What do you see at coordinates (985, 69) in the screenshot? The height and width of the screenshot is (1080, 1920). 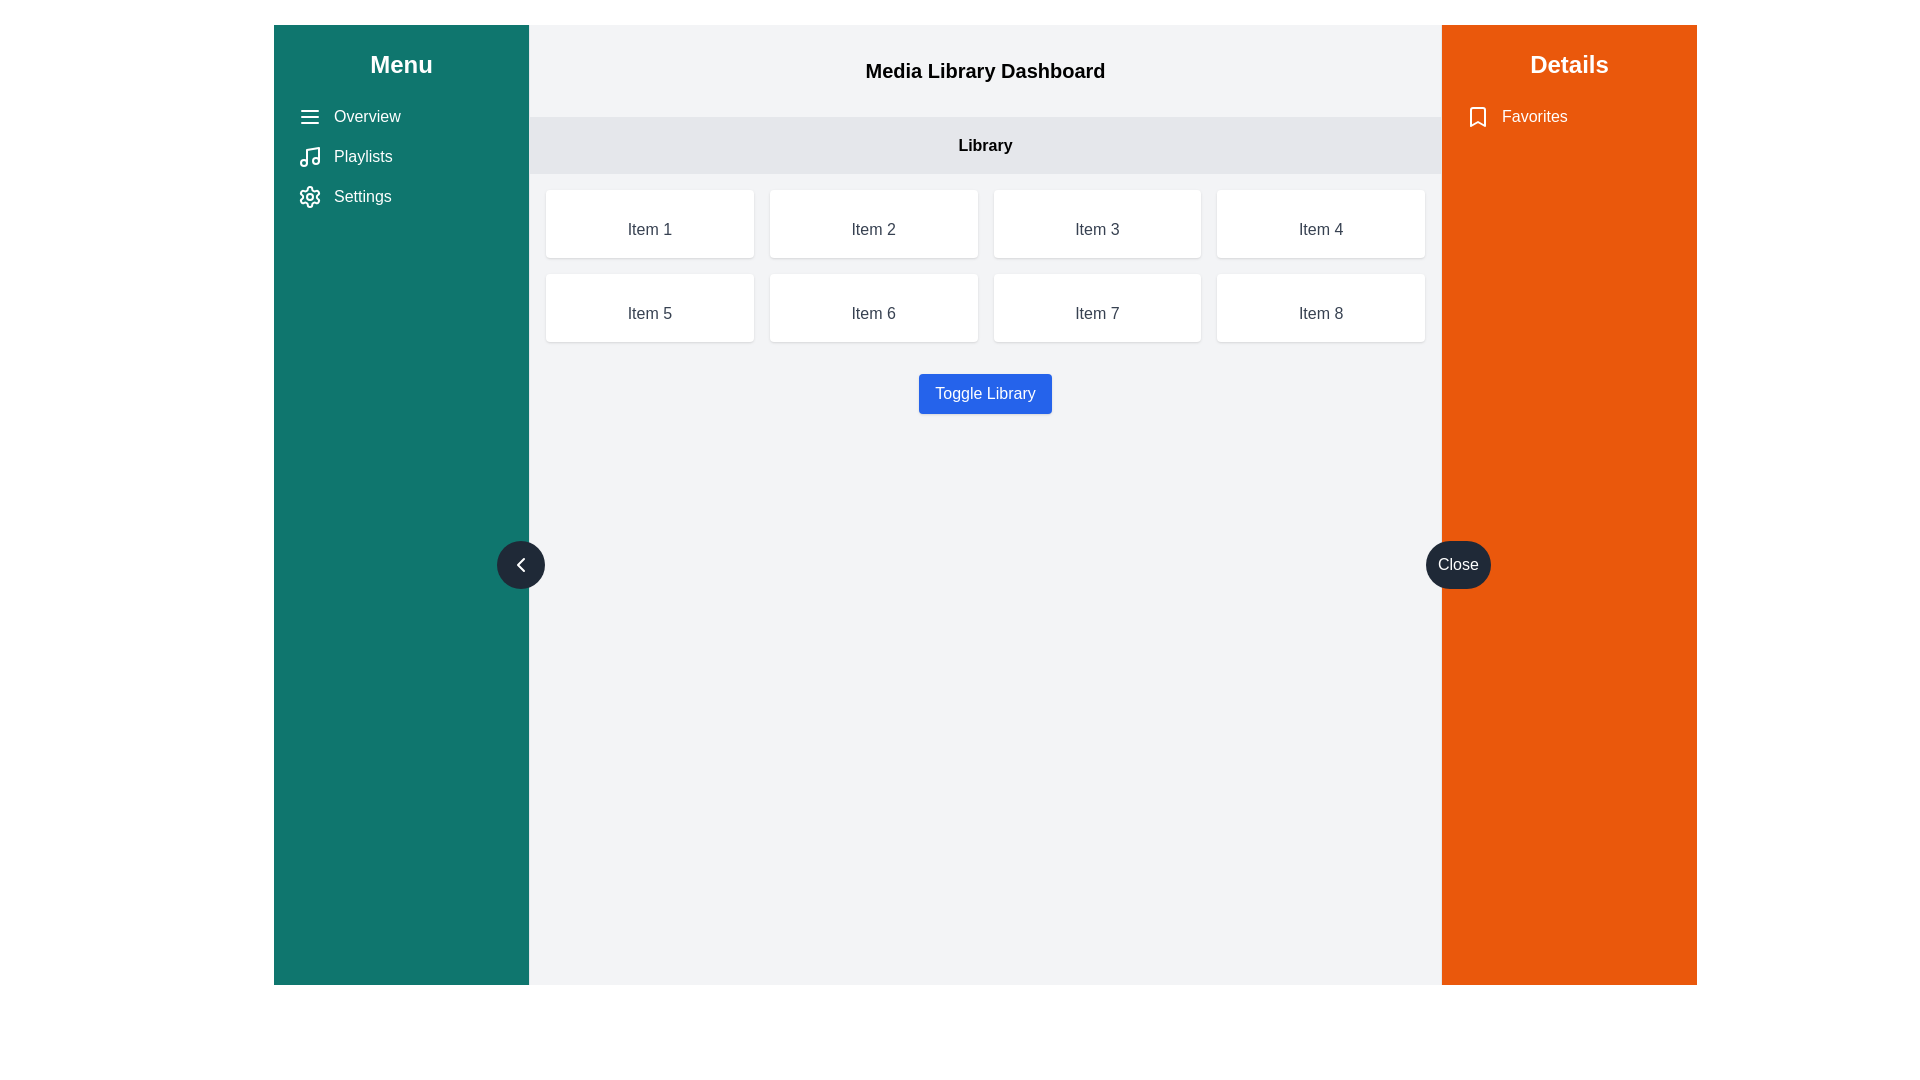 I see `the static text header located at the top-center of the main content area, which introduces the main content and is positioned above the 'Library' section` at bounding box center [985, 69].